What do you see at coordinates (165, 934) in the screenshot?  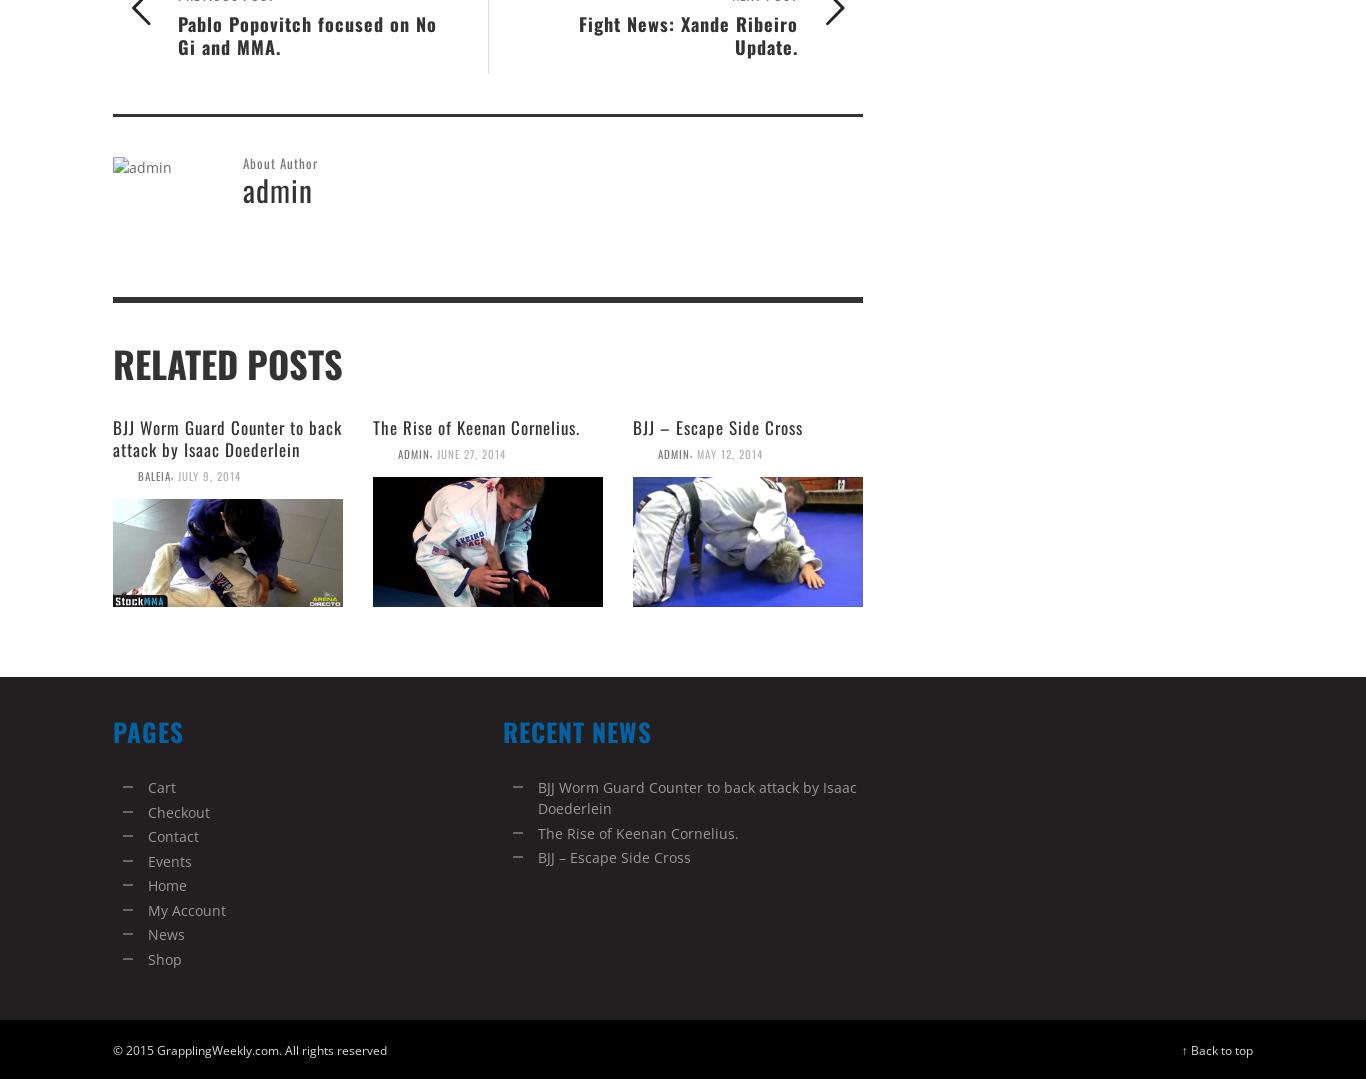 I see `'News'` at bounding box center [165, 934].